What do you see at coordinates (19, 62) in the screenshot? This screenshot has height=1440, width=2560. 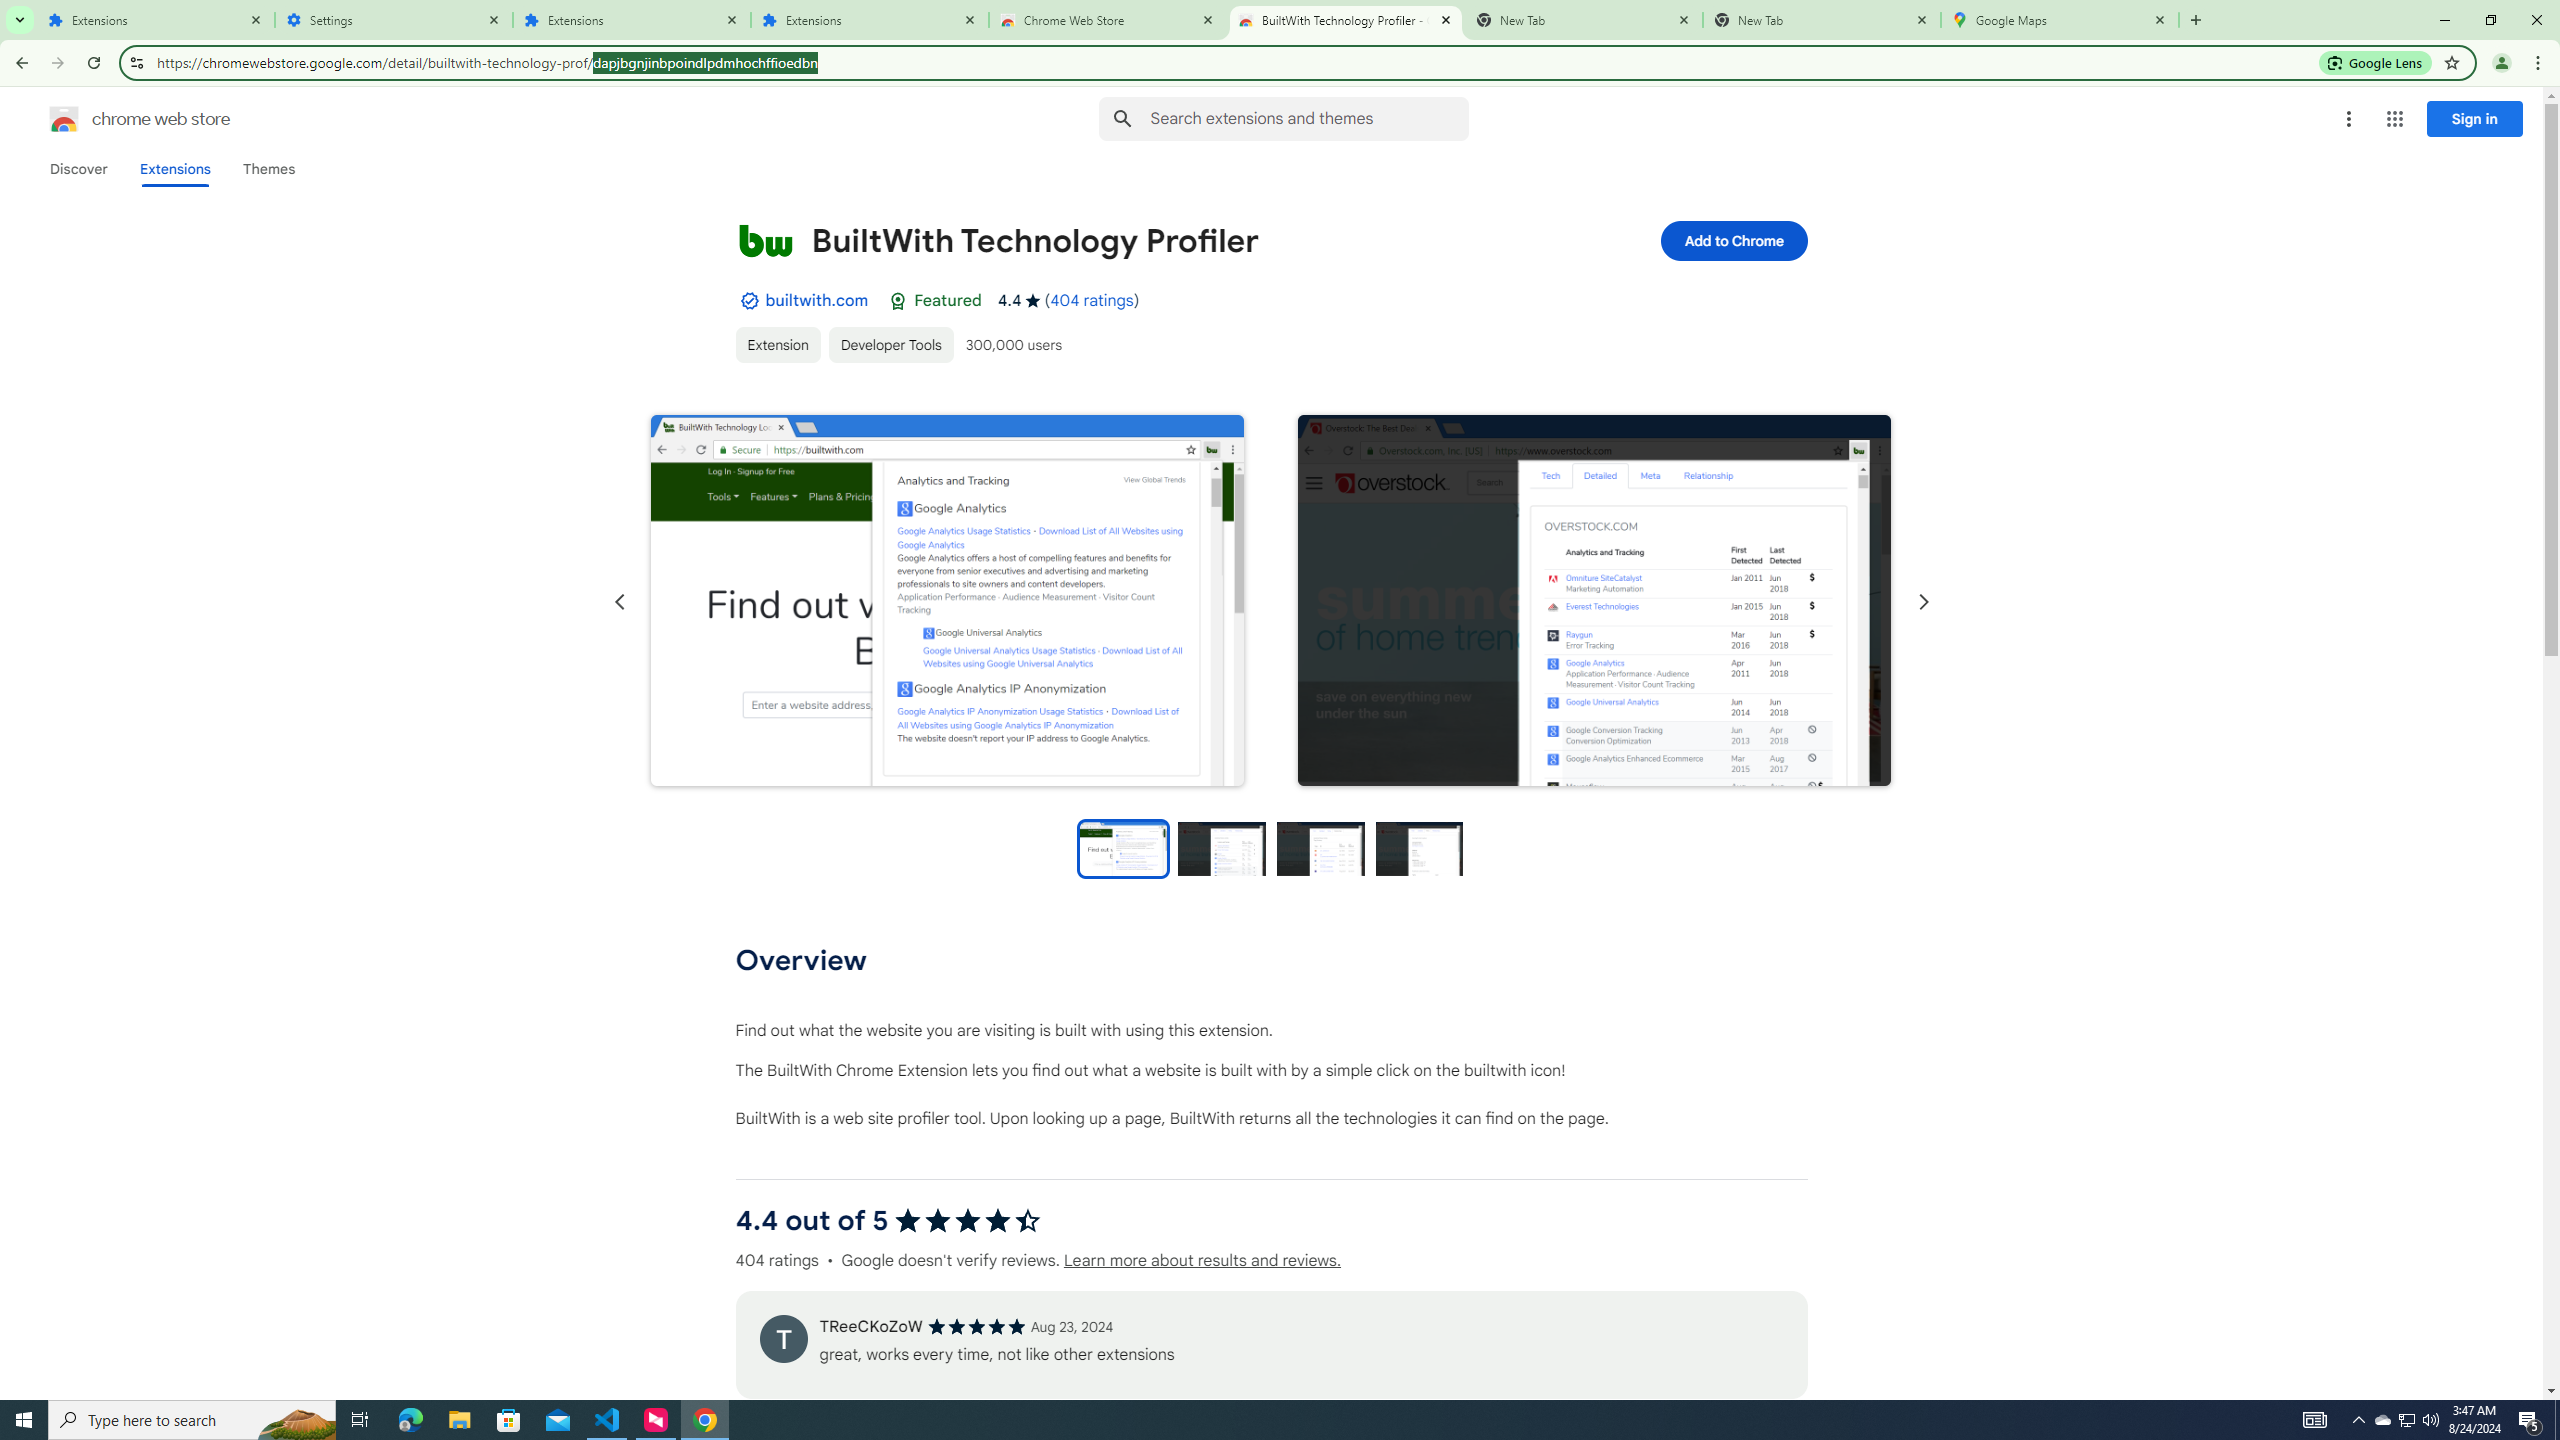 I see `'Back'` at bounding box center [19, 62].